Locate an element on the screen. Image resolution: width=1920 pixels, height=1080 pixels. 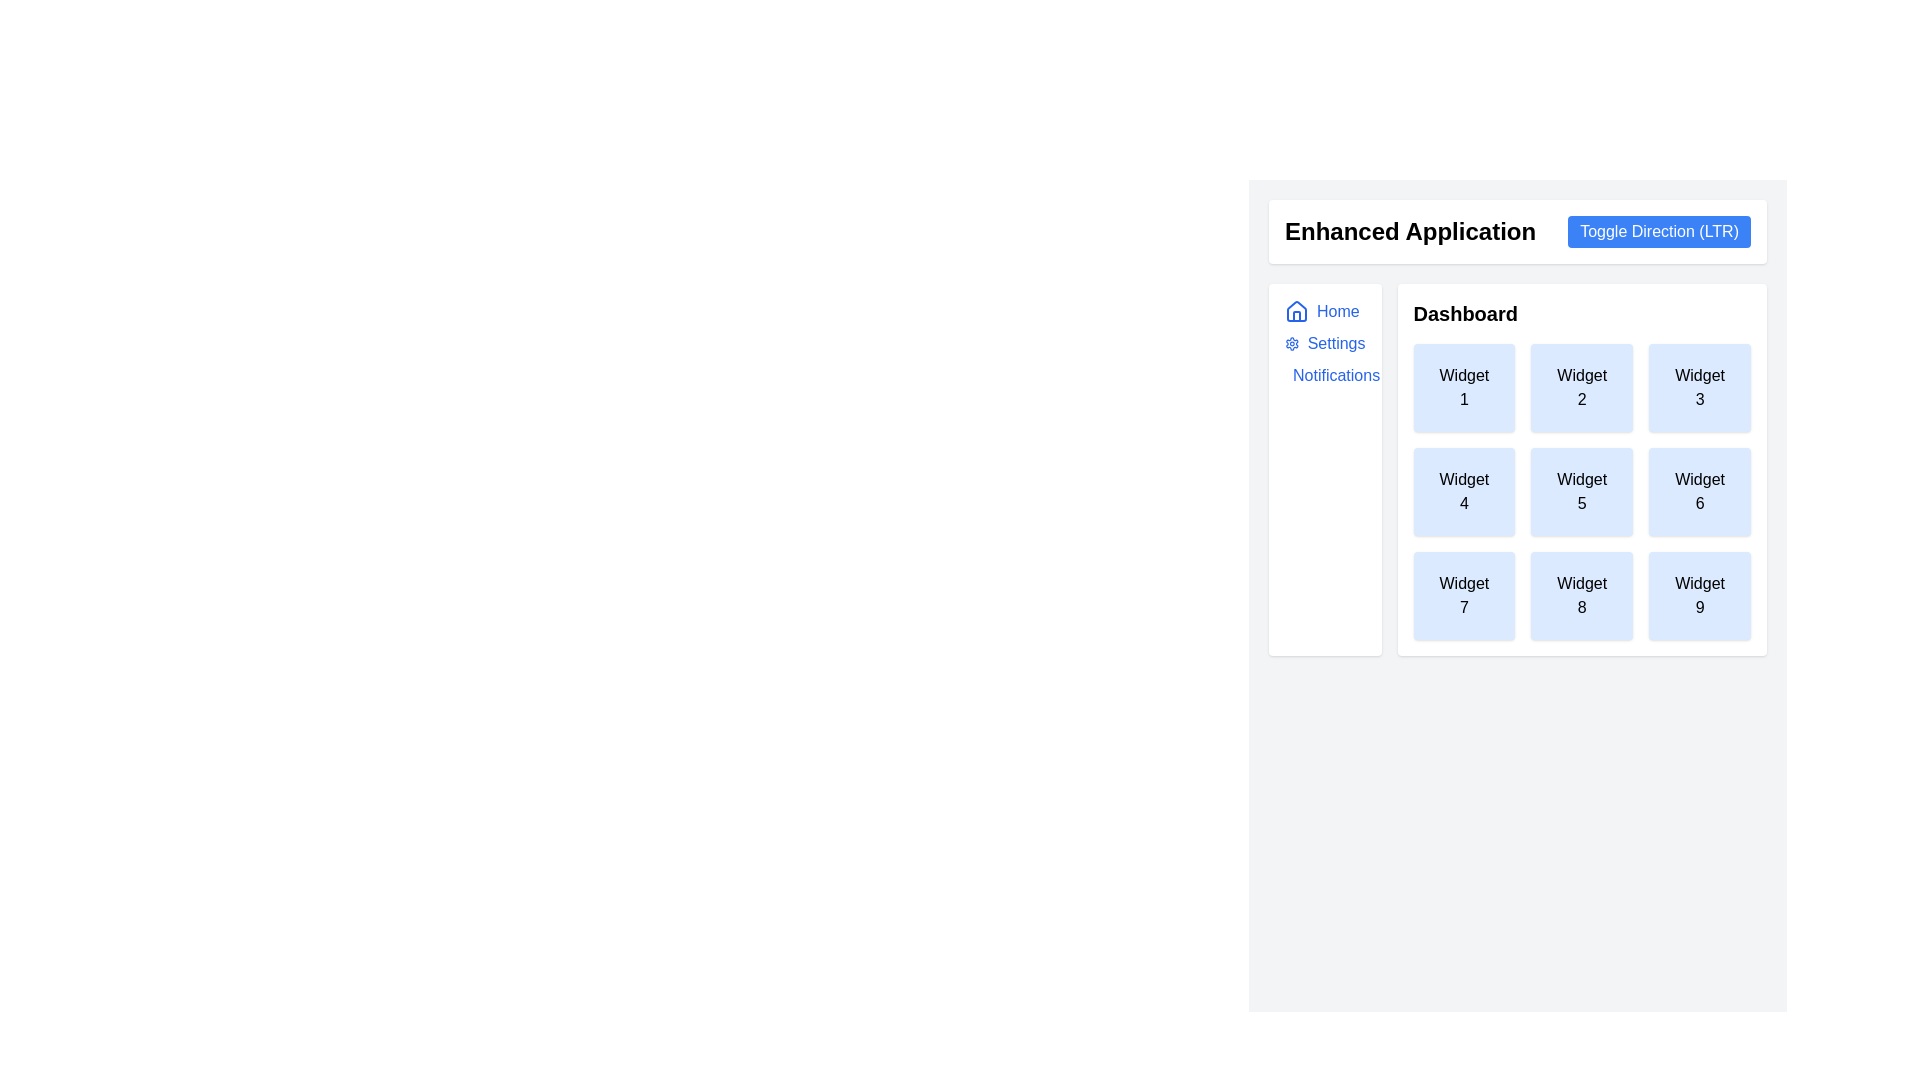
the gear-like SVG icon indicating settings functionality, which is located next to the 'Settings' text in the left sidebar menu is located at coordinates (1292, 342).